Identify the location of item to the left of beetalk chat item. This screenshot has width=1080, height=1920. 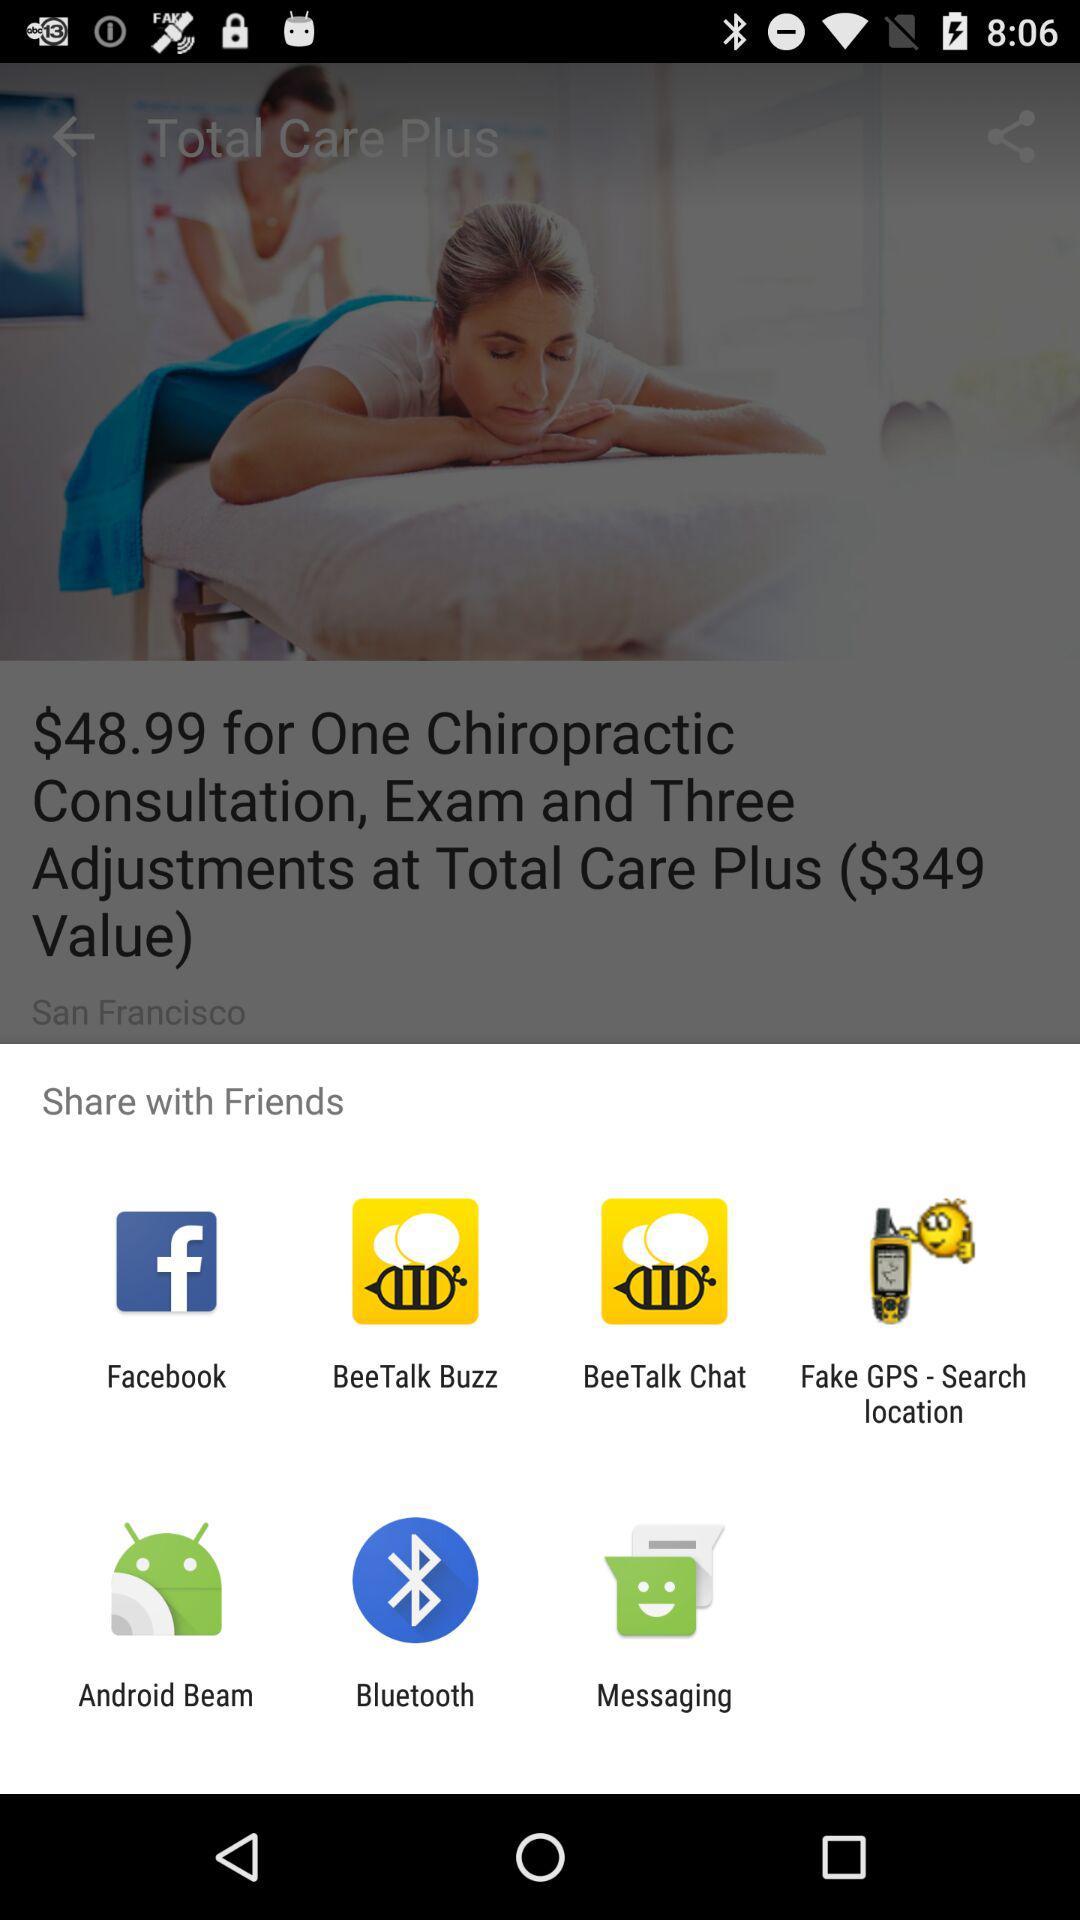
(414, 1392).